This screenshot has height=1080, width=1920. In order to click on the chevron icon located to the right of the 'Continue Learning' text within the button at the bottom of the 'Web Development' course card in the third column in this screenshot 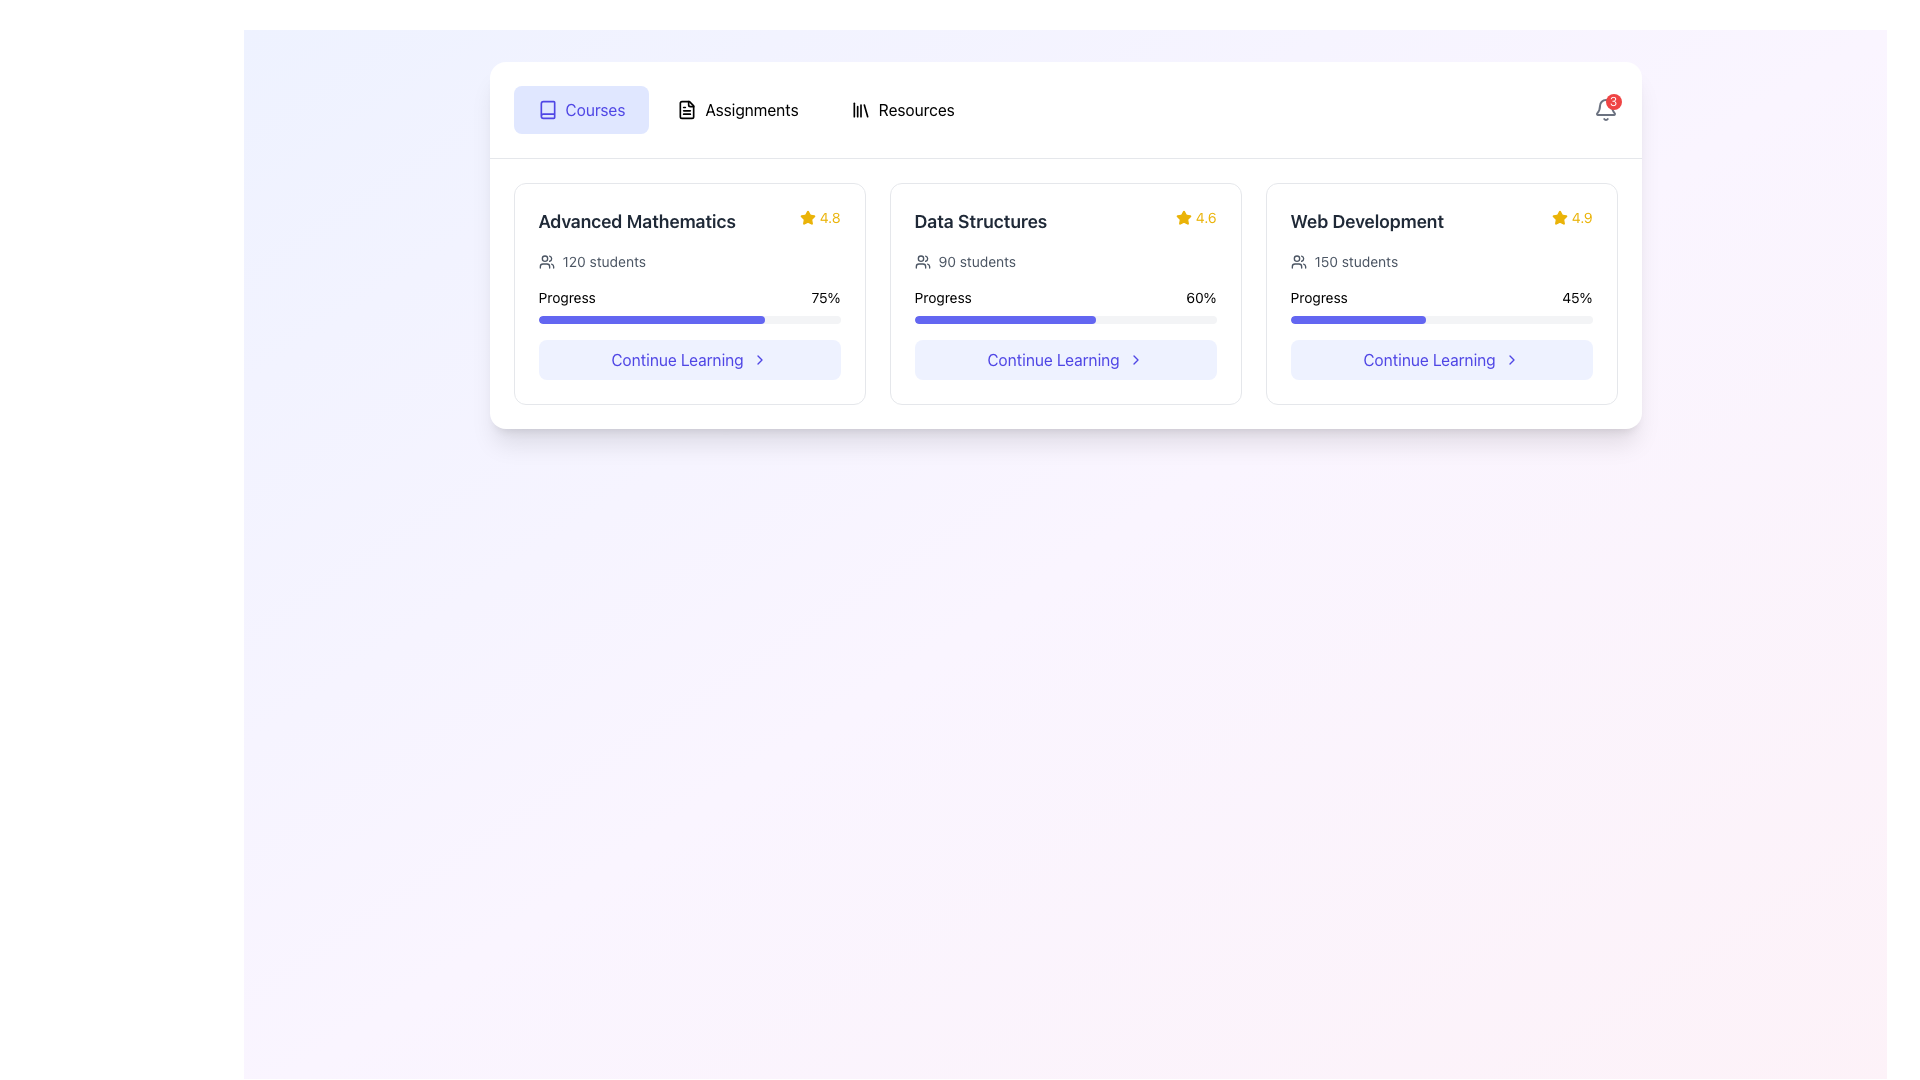, I will do `click(1511, 358)`.